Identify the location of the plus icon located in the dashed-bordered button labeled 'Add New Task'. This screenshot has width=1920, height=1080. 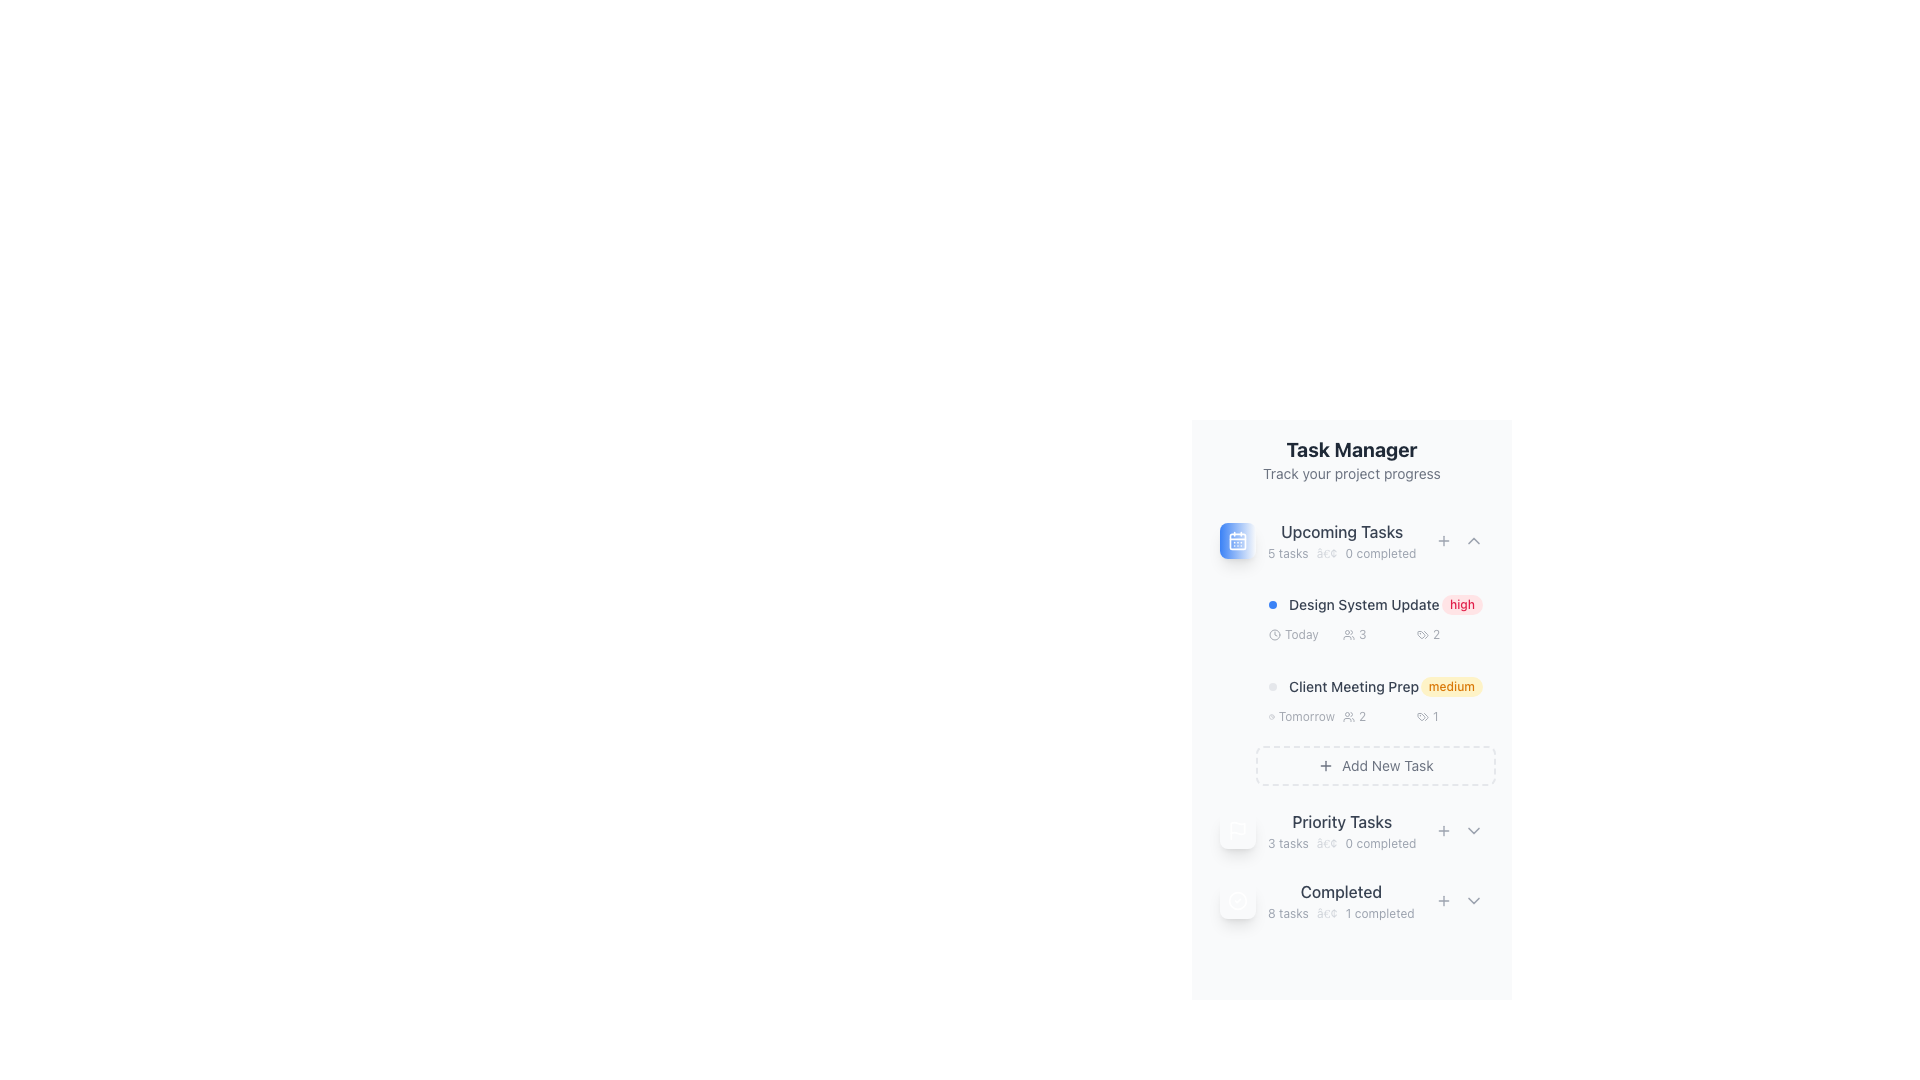
(1326, 765).